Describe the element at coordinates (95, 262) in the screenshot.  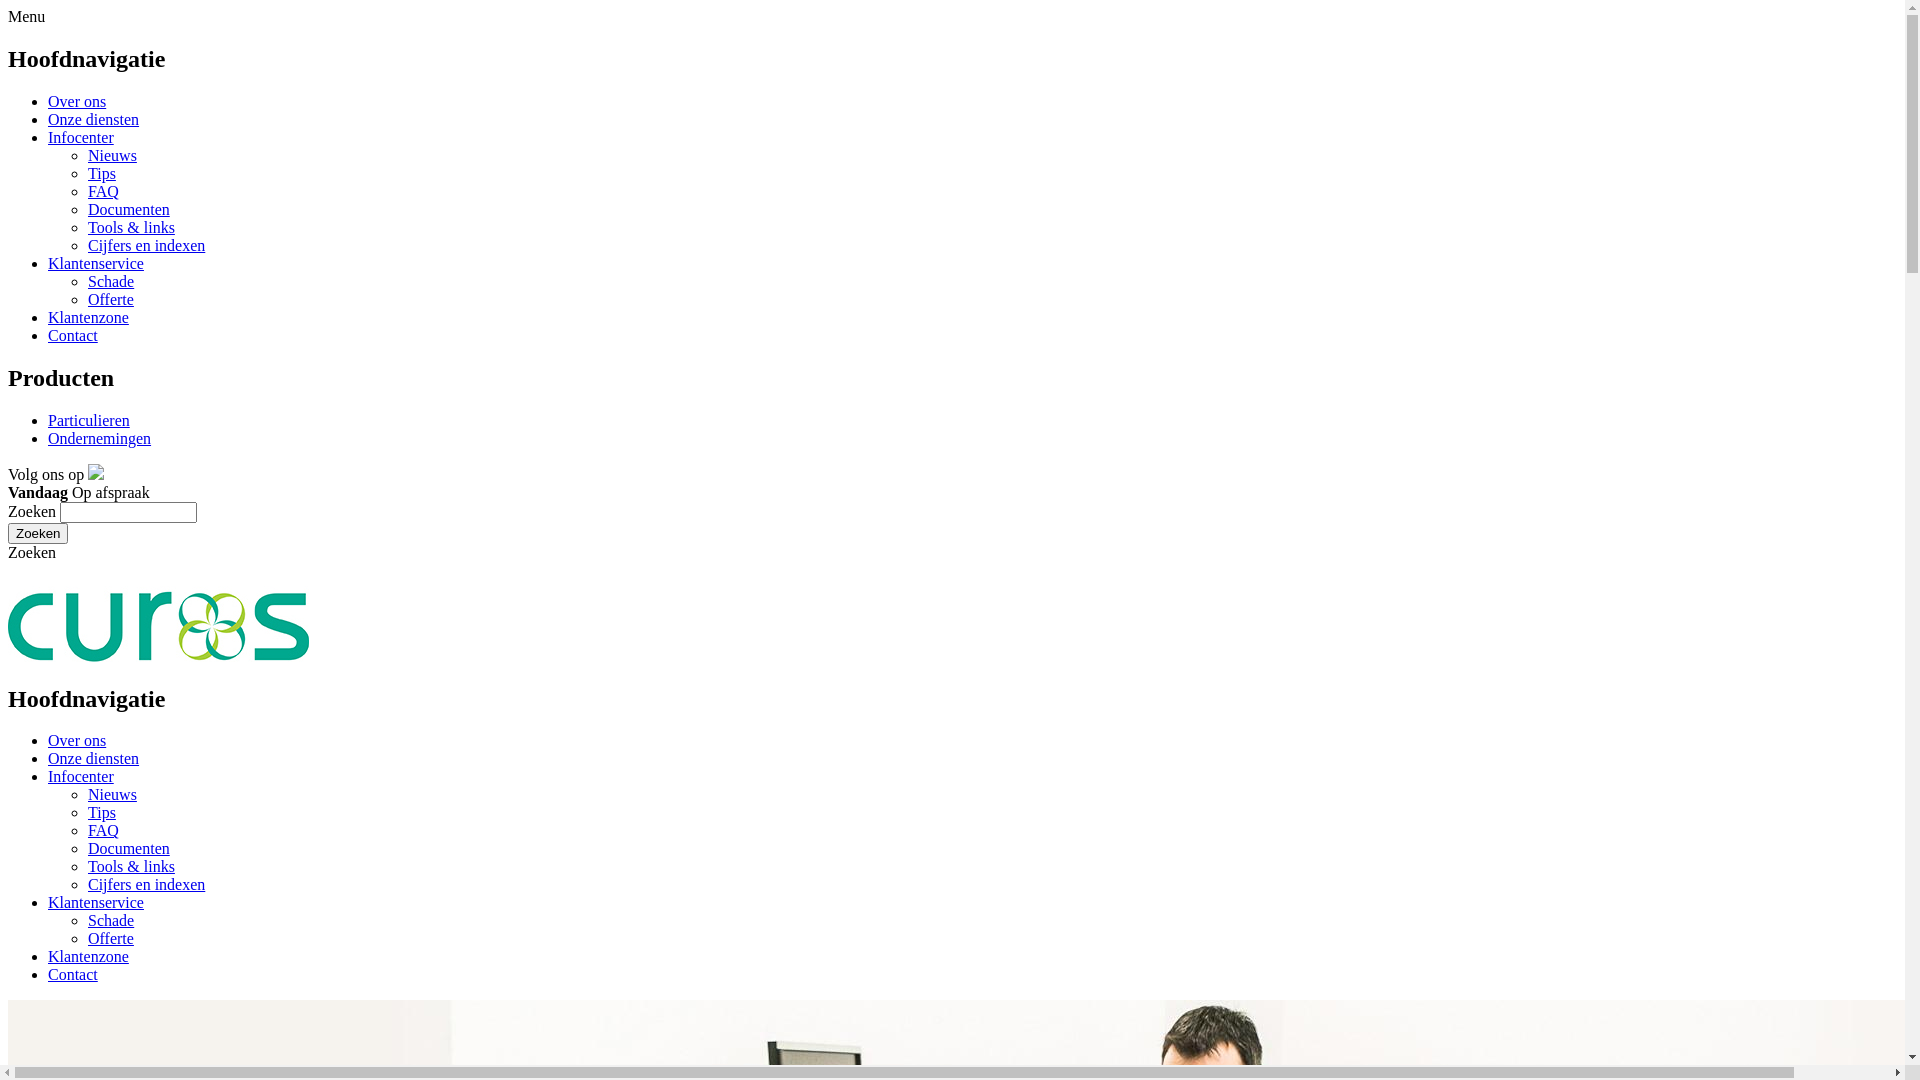
I see `'Klantenservice'` at that location.